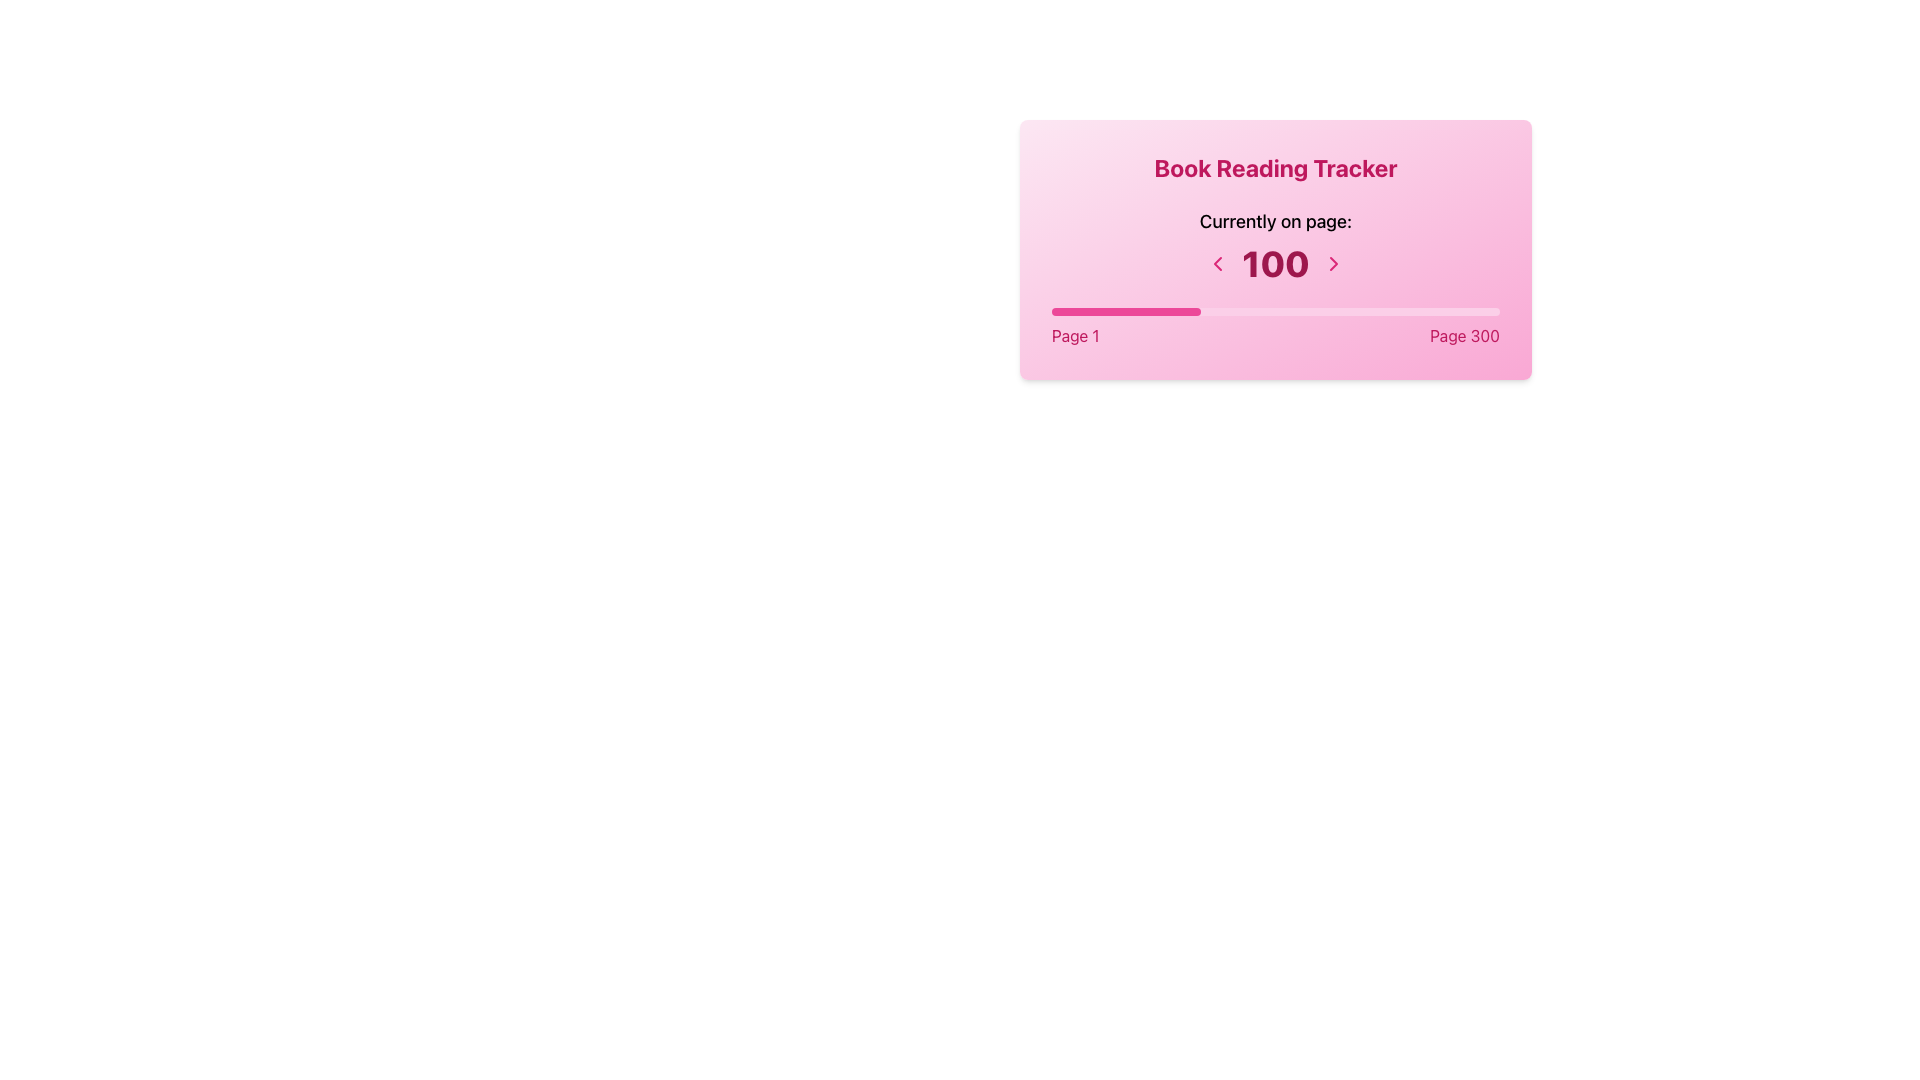  What do you see at coordinates (1275, 245) in the screenshot?
I see `current page number displayed in the composite UI component showing 'Currently on page: 100' with the number 100 highlighted in bold` at bounding box center [1275, 245].